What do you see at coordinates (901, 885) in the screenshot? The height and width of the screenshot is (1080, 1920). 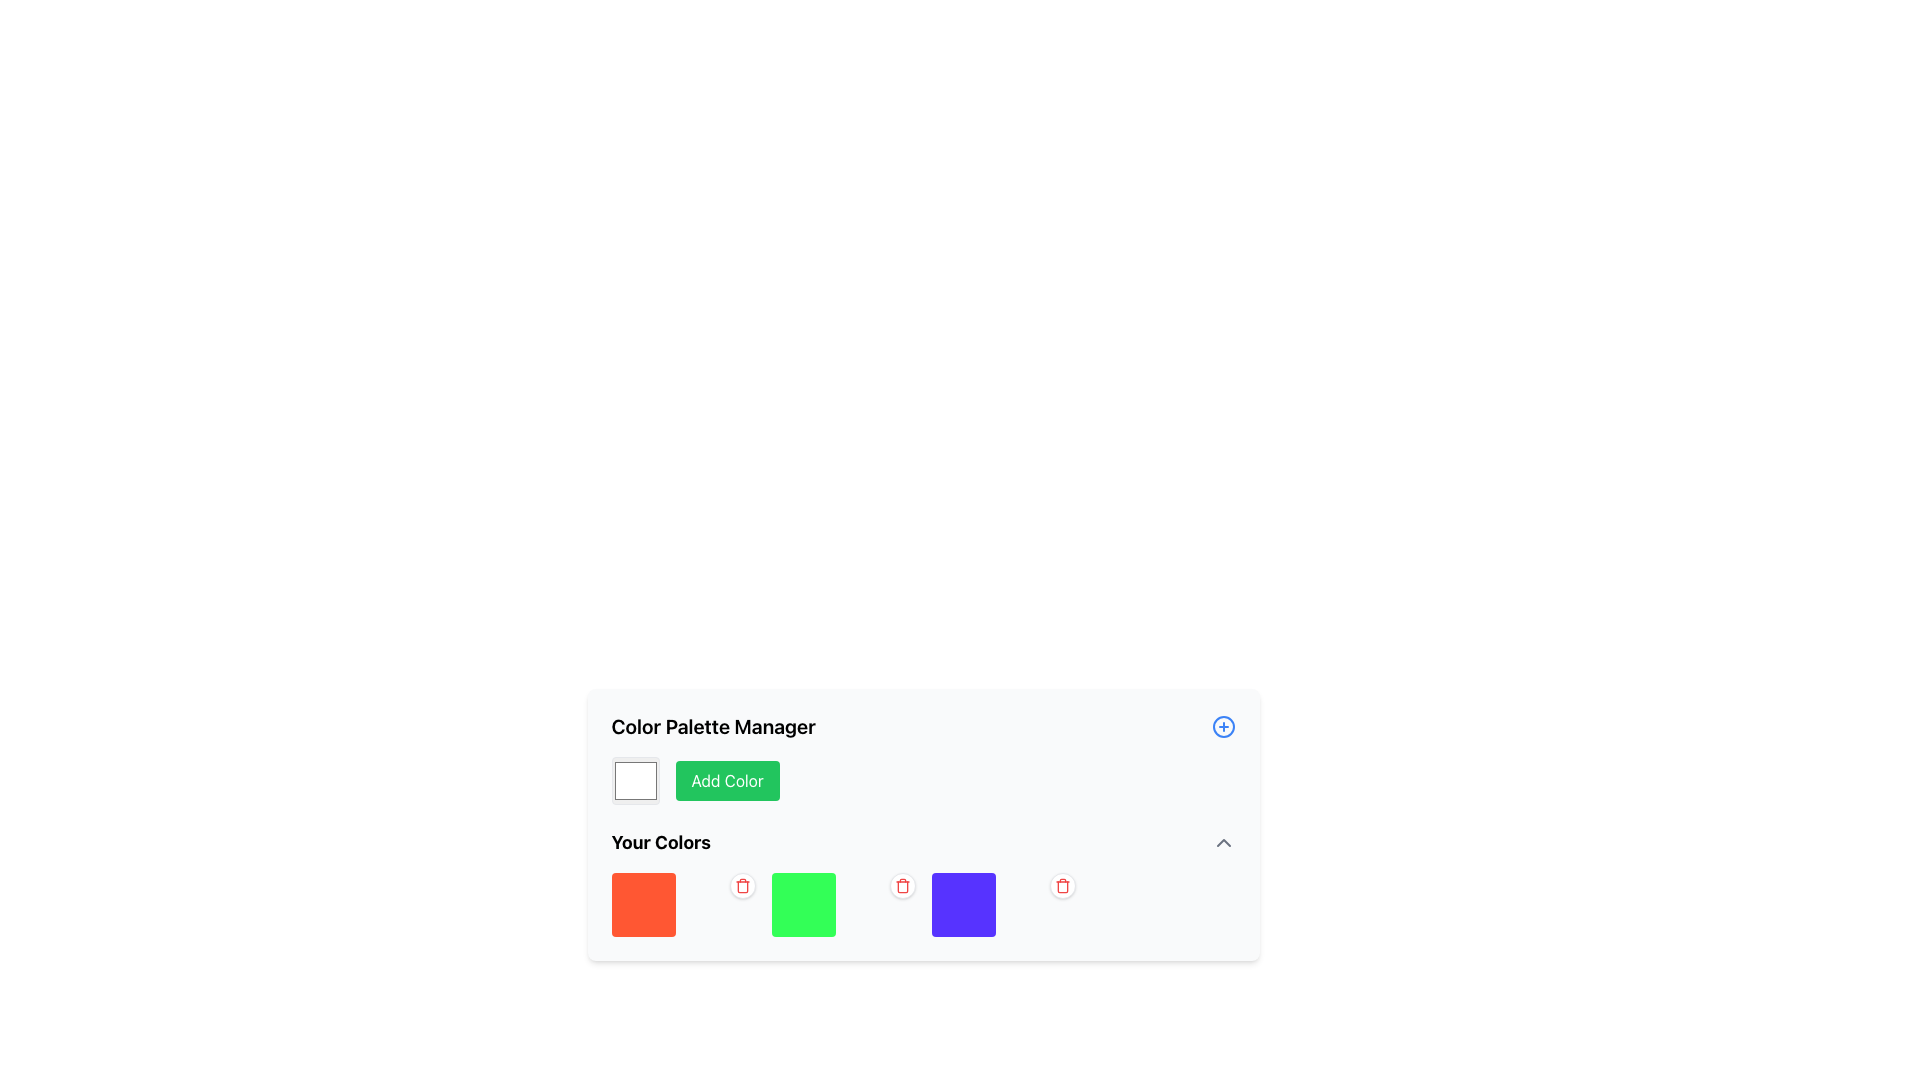 I see `the circular red trash can button located in the top-right corner of the green square in the 'Your Colors' section` at bounding box center [901, 885].